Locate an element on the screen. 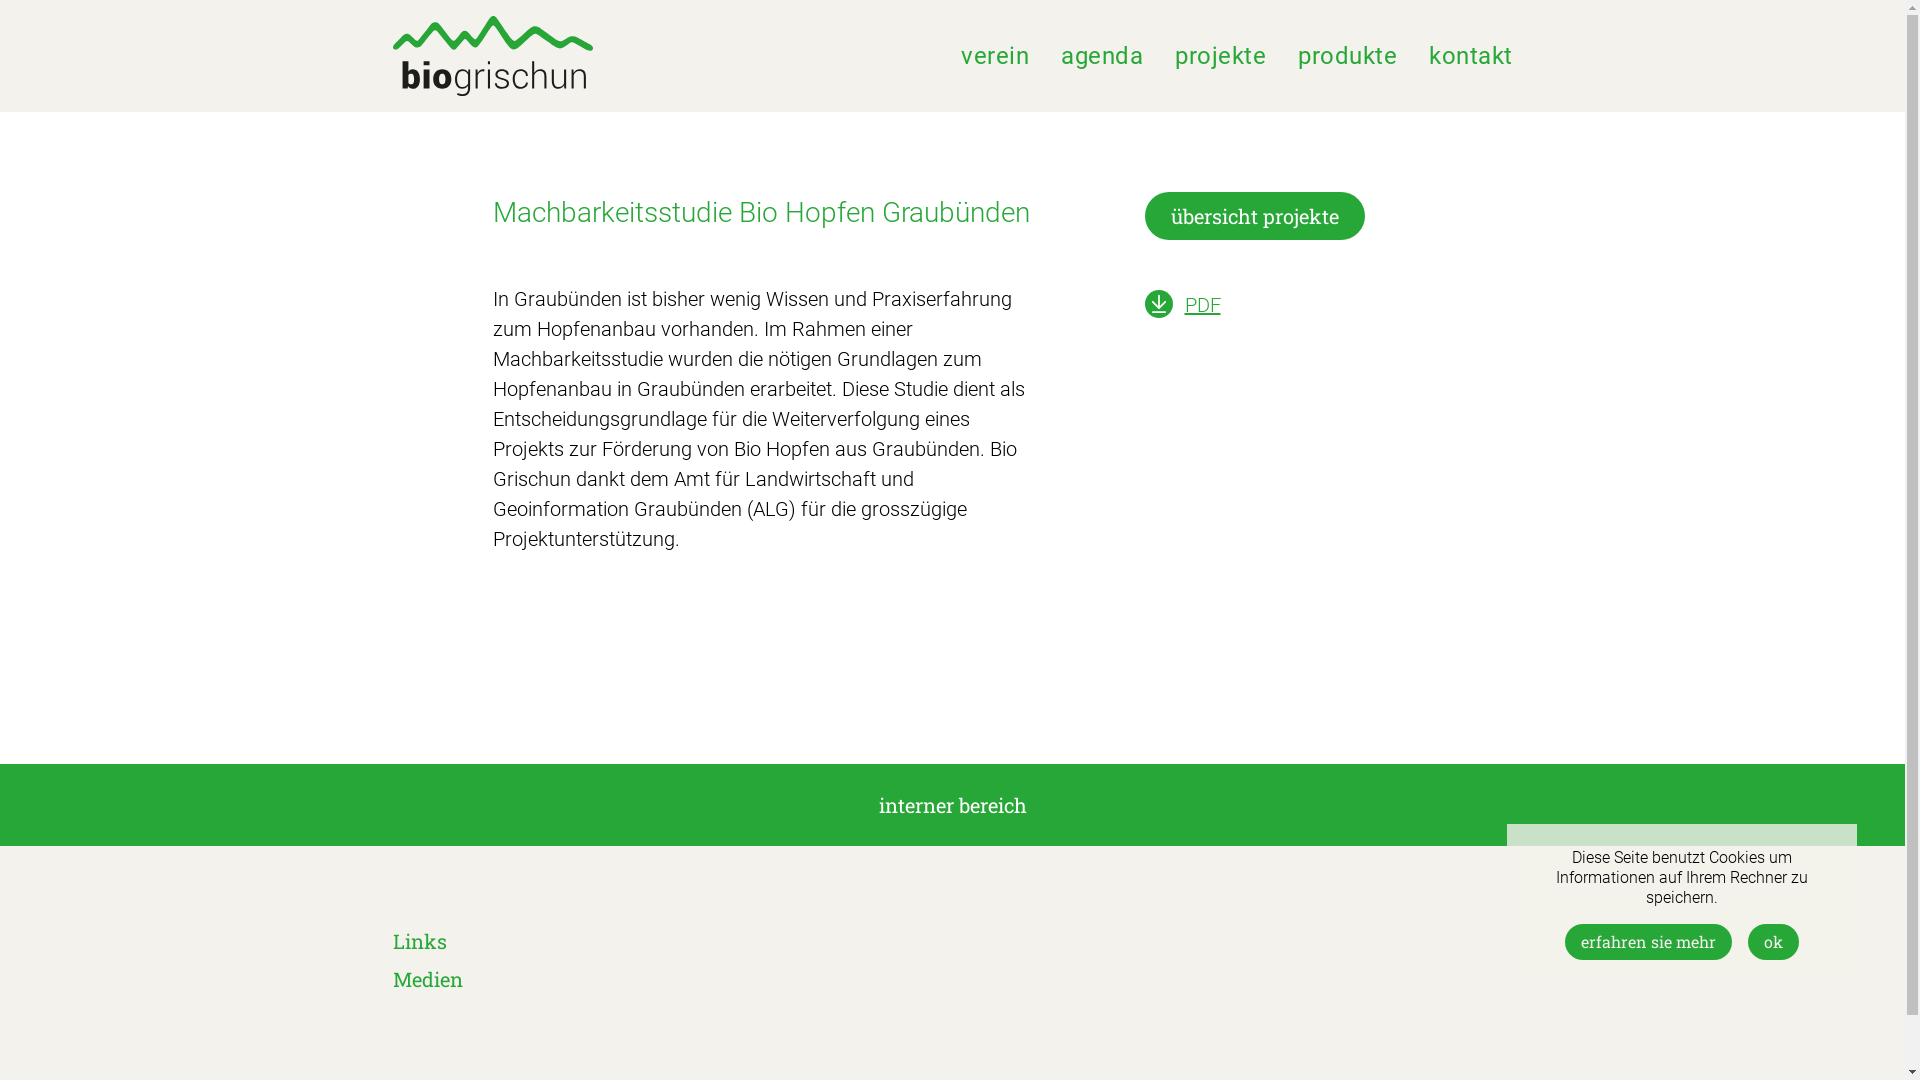 This screenshot has height=1080, width=1920. 'erfahren sie mehr' is located at coordinates (1563, 941).